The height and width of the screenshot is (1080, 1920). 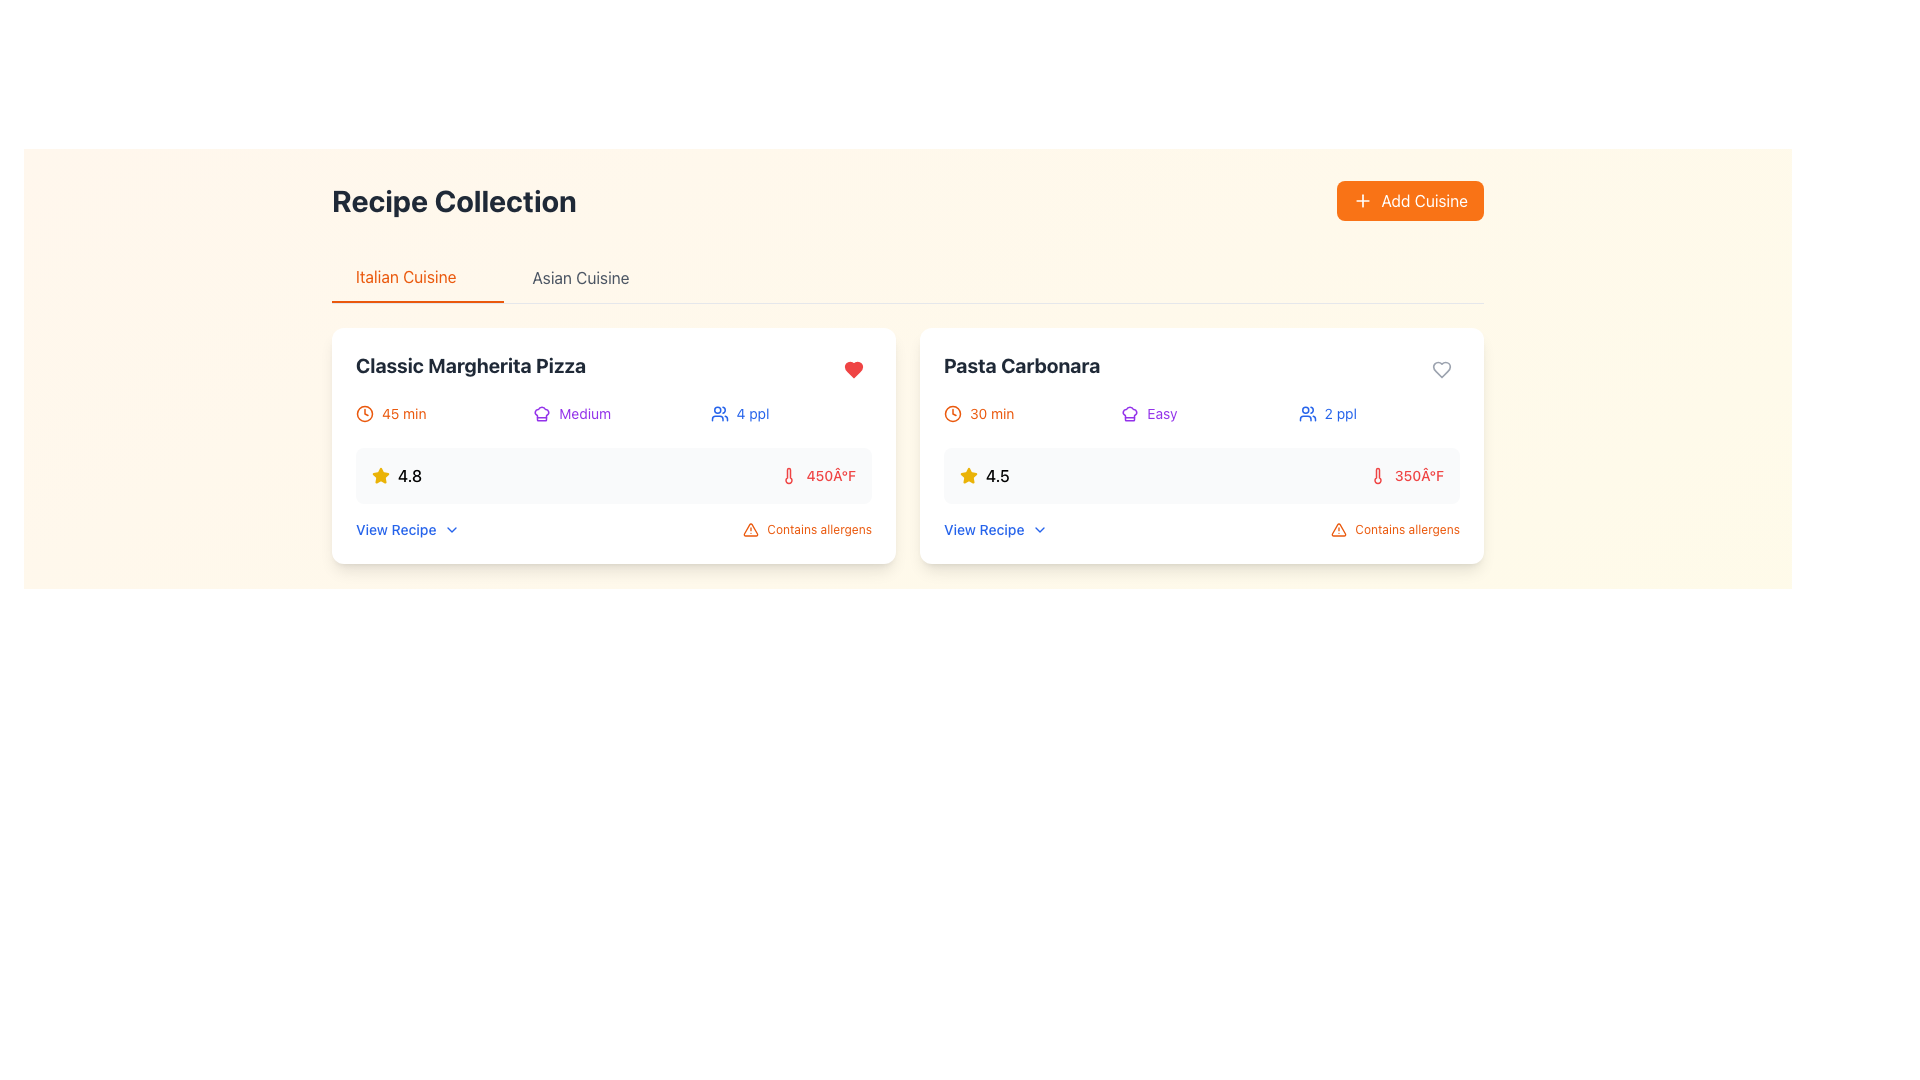 I want to click on text label displaying '4.5' located within the rating section of the 'Pasta Carbonara' card, adjacent to a yellow star icon, so click(x=997, y=475).